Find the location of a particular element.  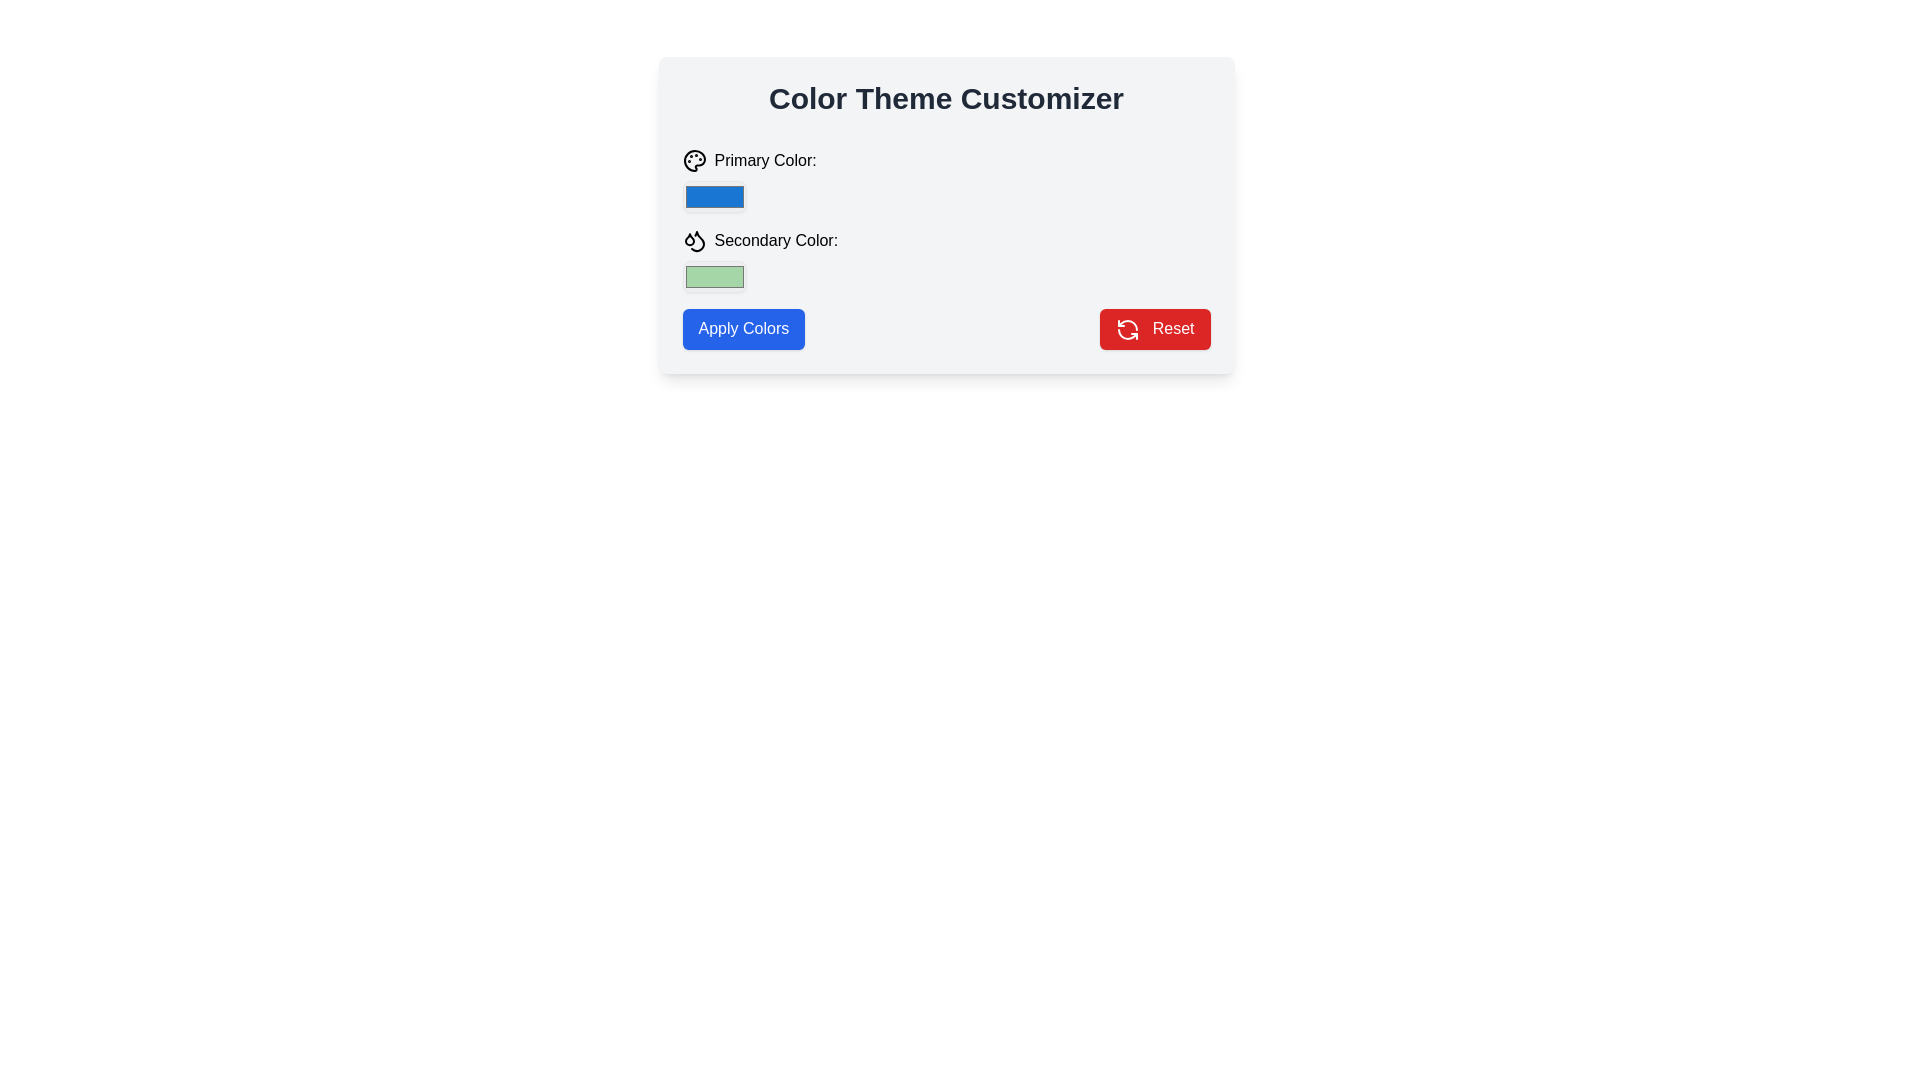

the refresh icon within the red 'Reset' button located in the bottom-right corner of the interface is located at coordinates (1128, 328).